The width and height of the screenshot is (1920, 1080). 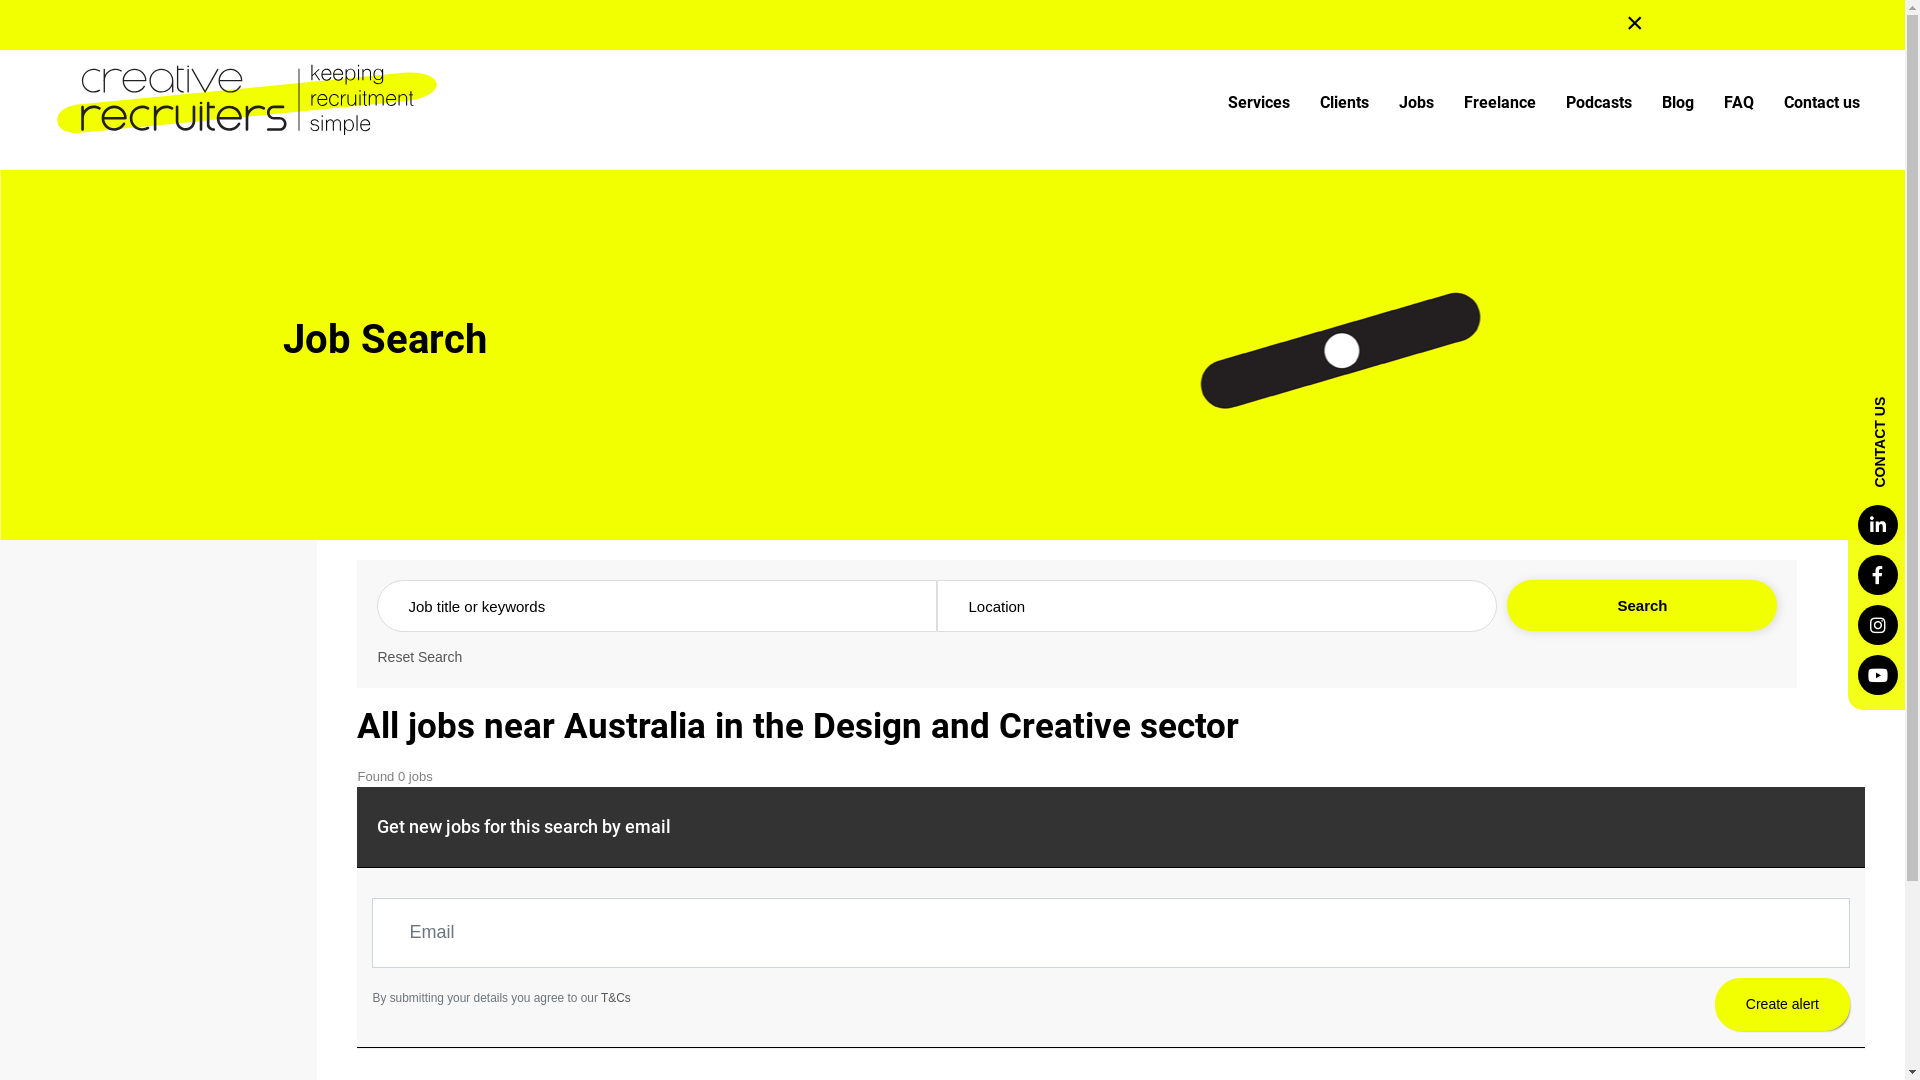 I want to click on 'Create alert', so click(x=1782, y=1004).